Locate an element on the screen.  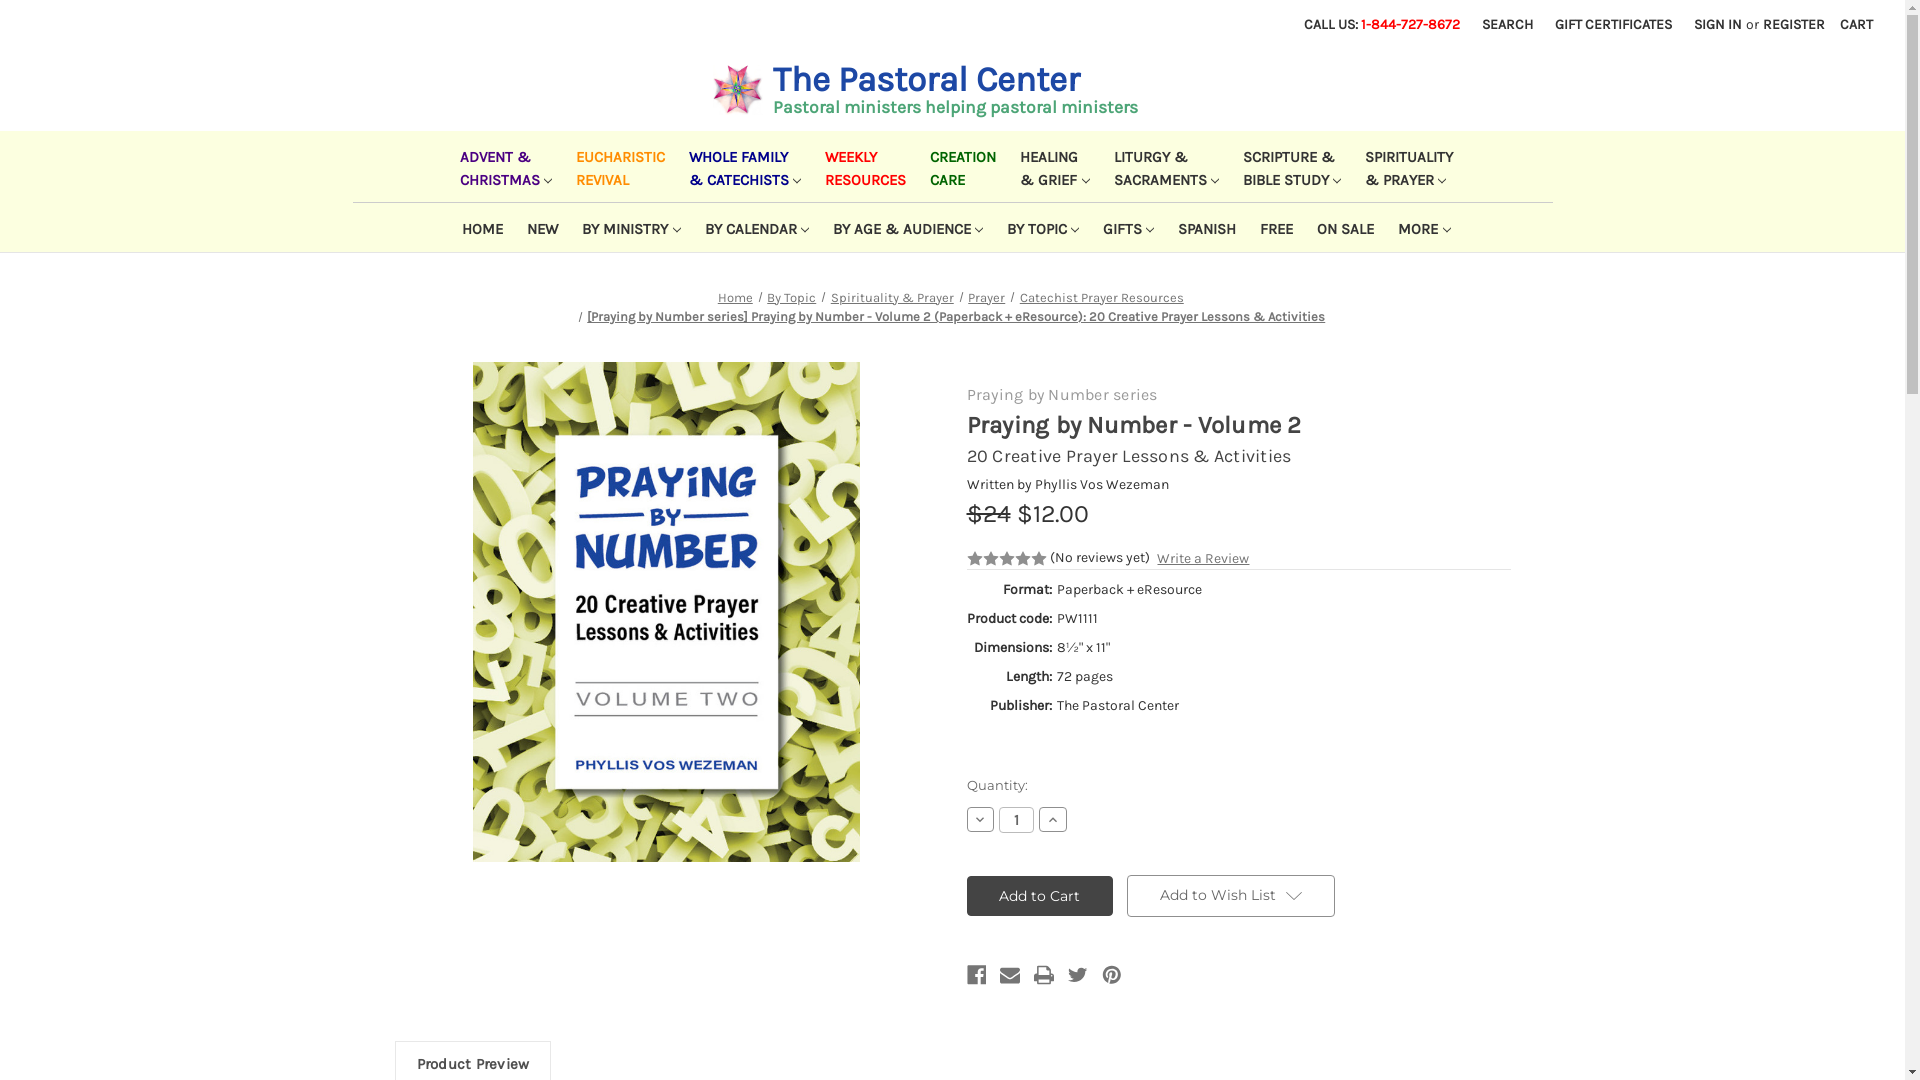
'ON SALE' is located at coordinates (1341, 226).